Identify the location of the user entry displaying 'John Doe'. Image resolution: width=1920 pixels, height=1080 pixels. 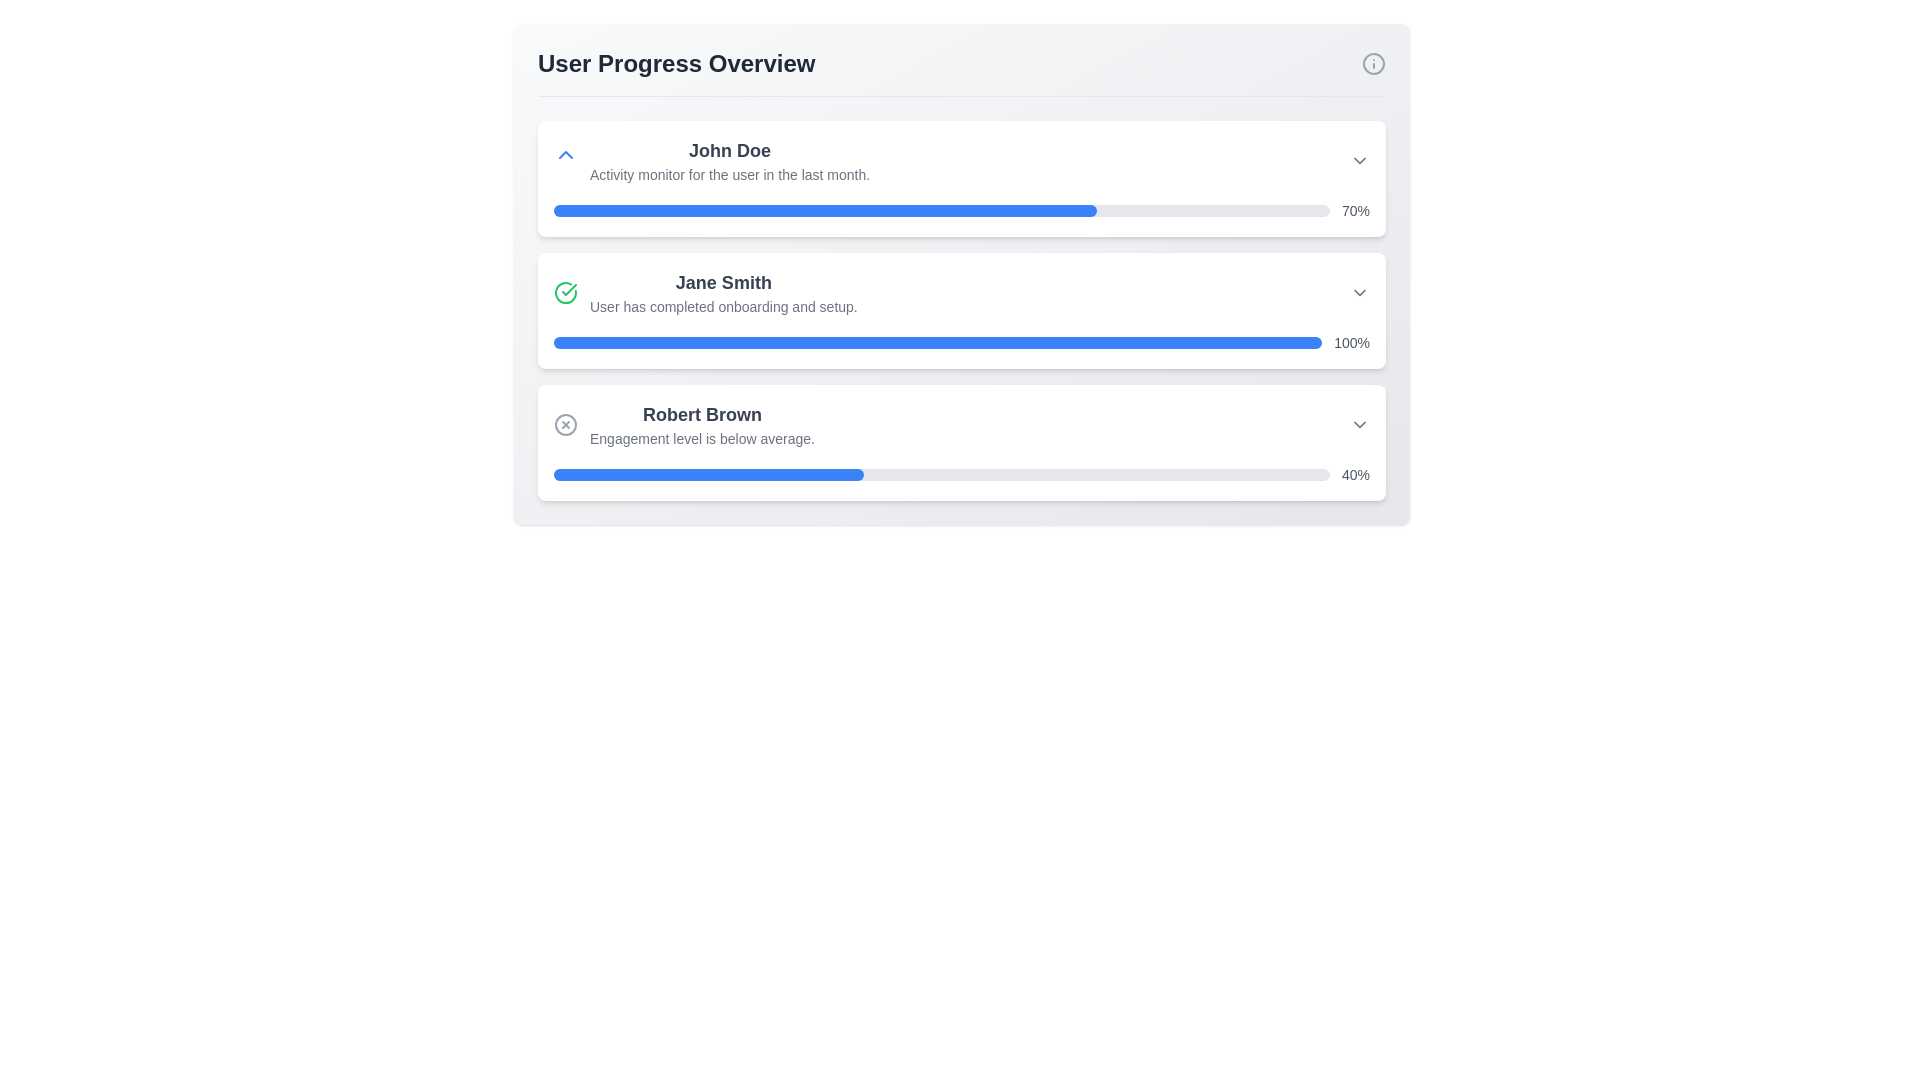
(712, 160).